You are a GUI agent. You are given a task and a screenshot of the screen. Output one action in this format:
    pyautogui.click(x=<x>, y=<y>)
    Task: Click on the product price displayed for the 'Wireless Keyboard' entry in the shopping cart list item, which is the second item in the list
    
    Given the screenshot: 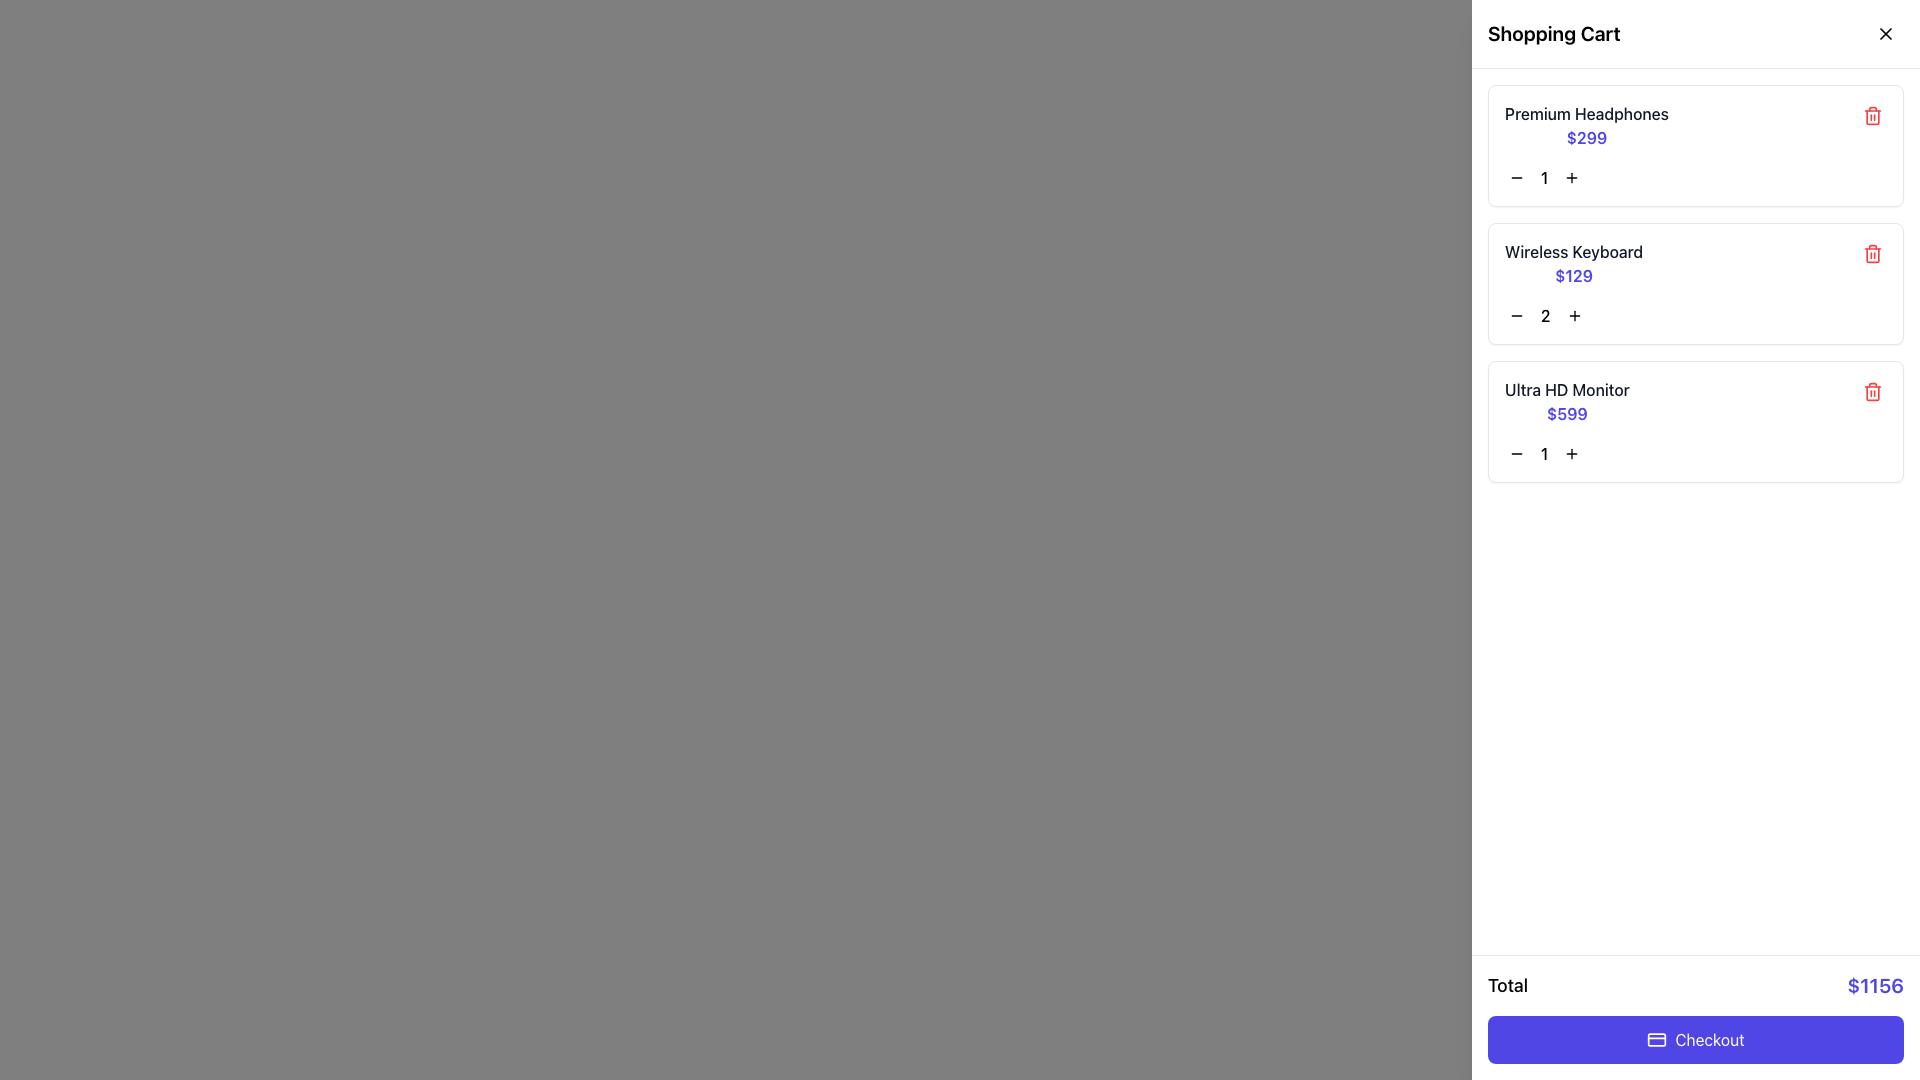 What is the action you would take?
    pyautogui.click(x=1694, y=262)
    